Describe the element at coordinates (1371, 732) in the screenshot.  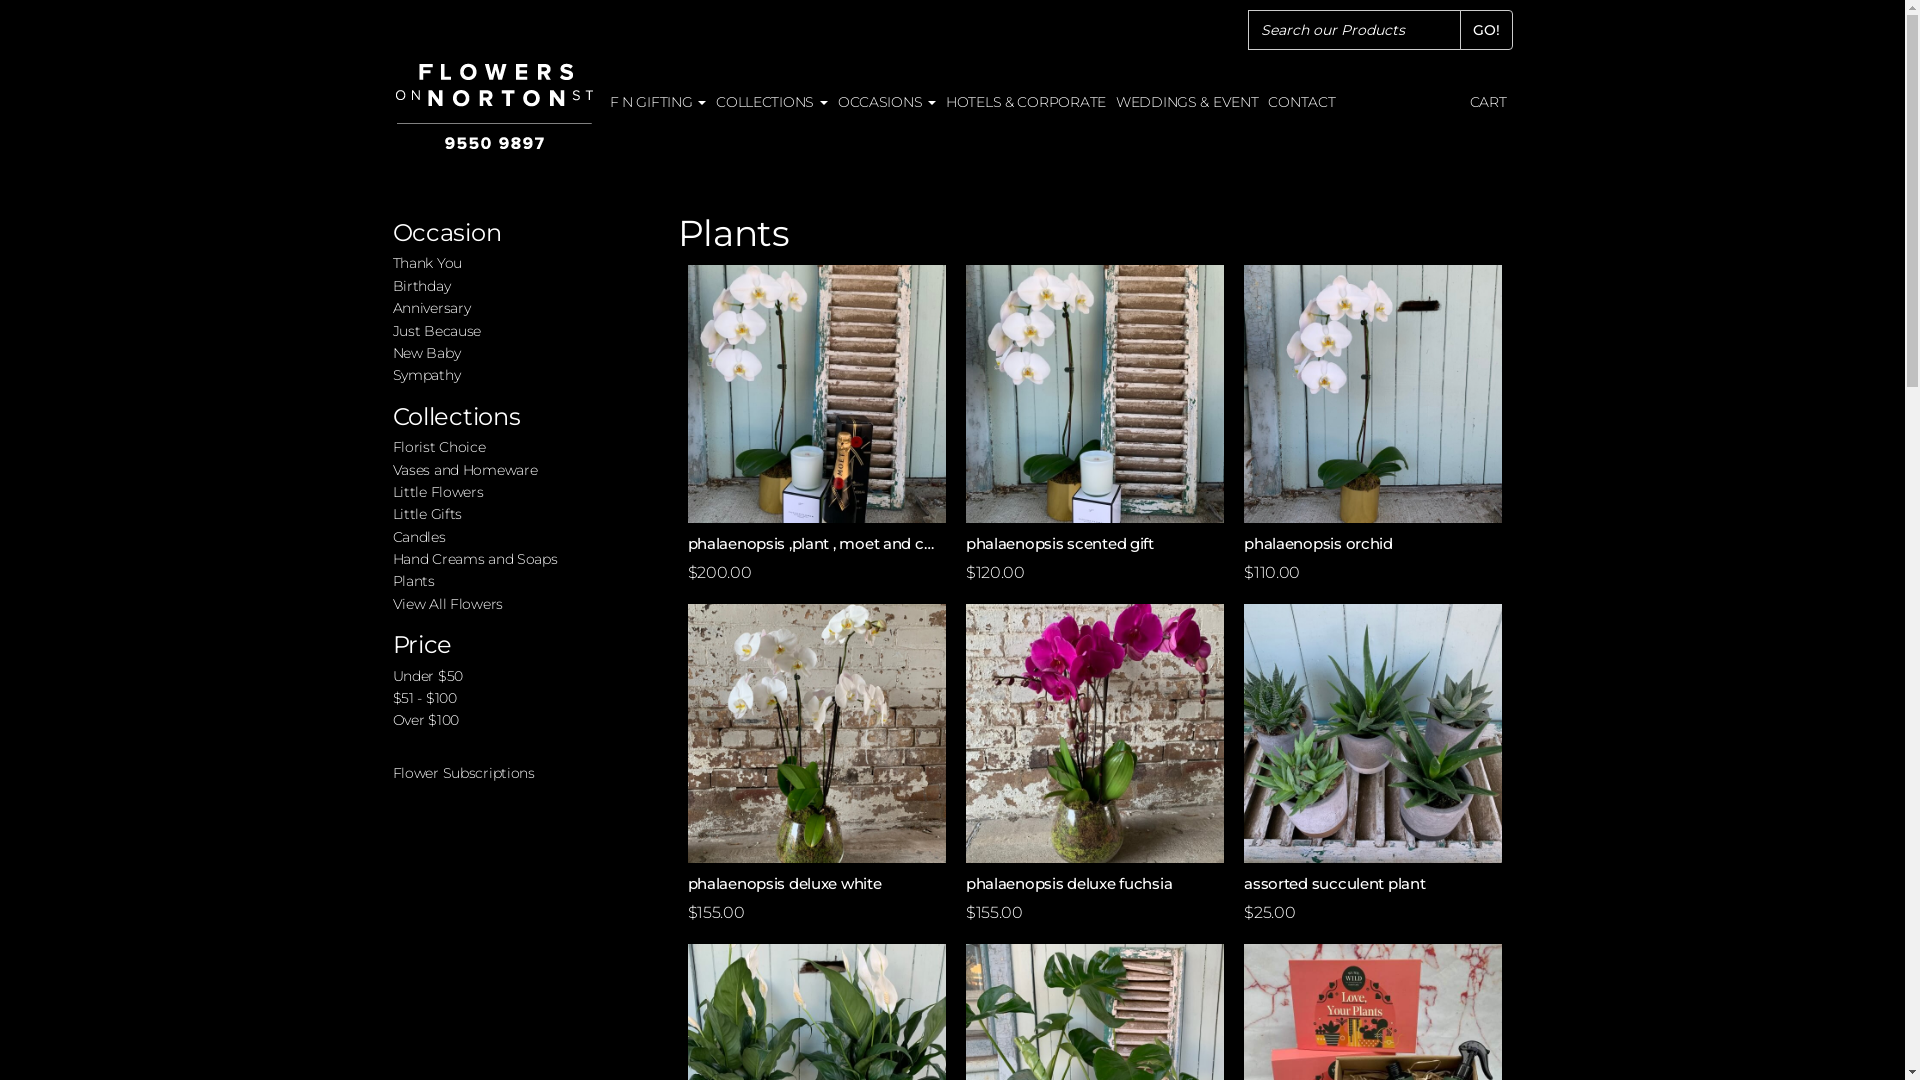
I see `'Assorted Succulent Plant'` at that location.